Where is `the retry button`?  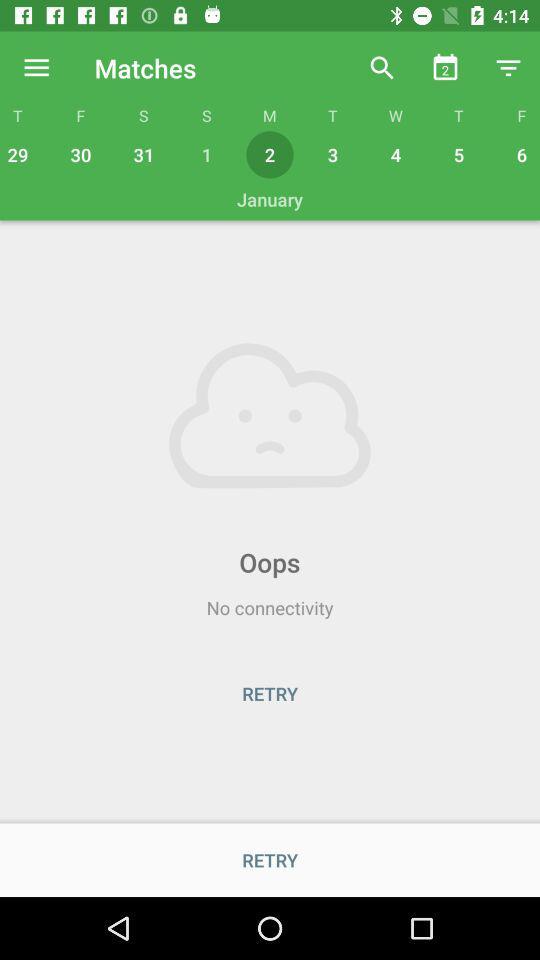
the retry button is located at coordinates (270, 693).